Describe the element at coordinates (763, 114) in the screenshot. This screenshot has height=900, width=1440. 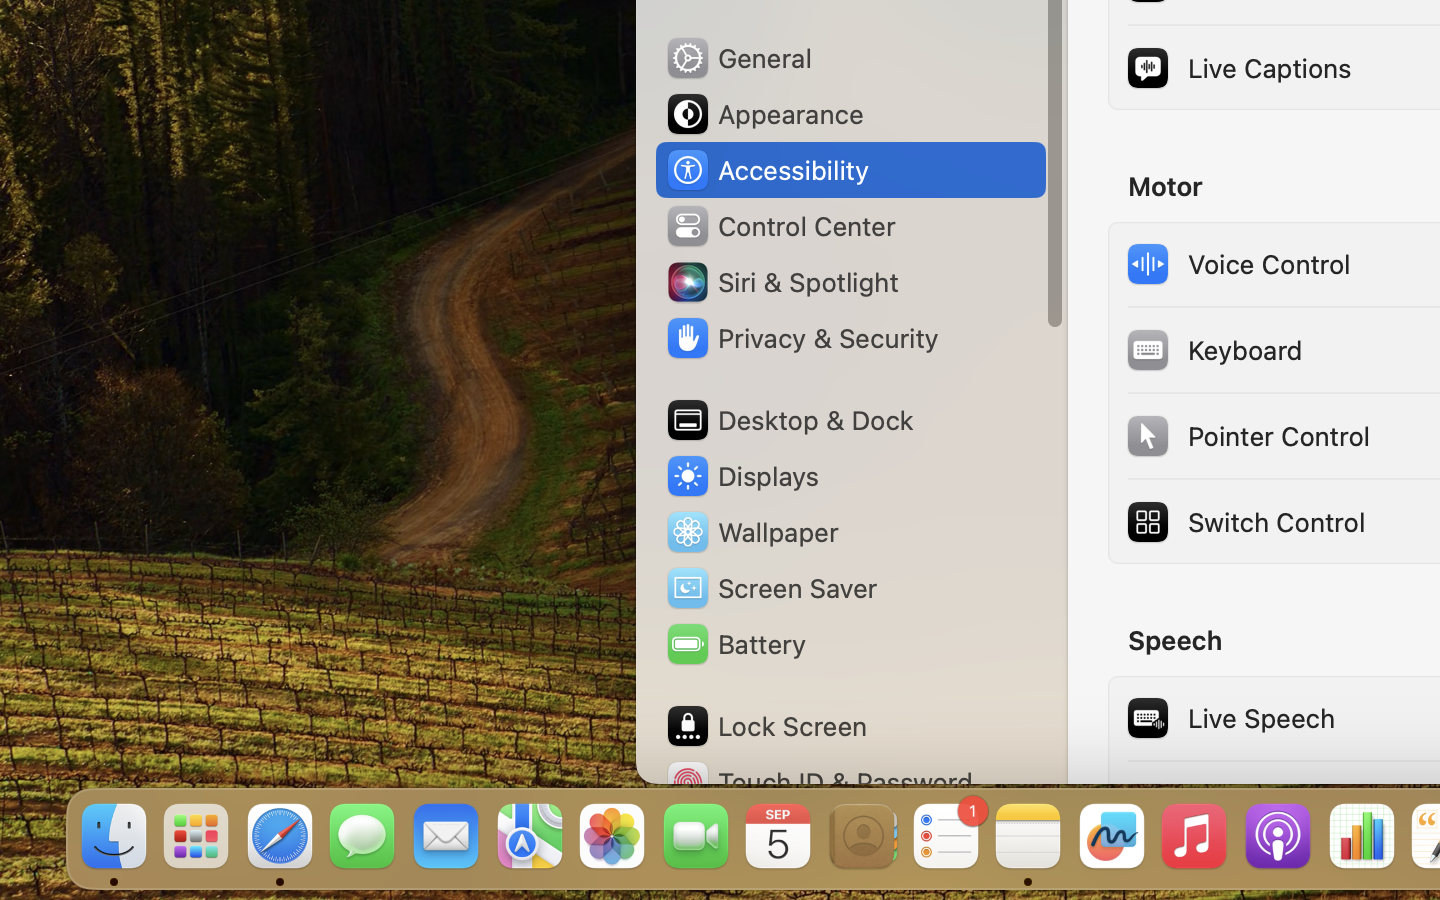
I see `'Appearance'` at that location.